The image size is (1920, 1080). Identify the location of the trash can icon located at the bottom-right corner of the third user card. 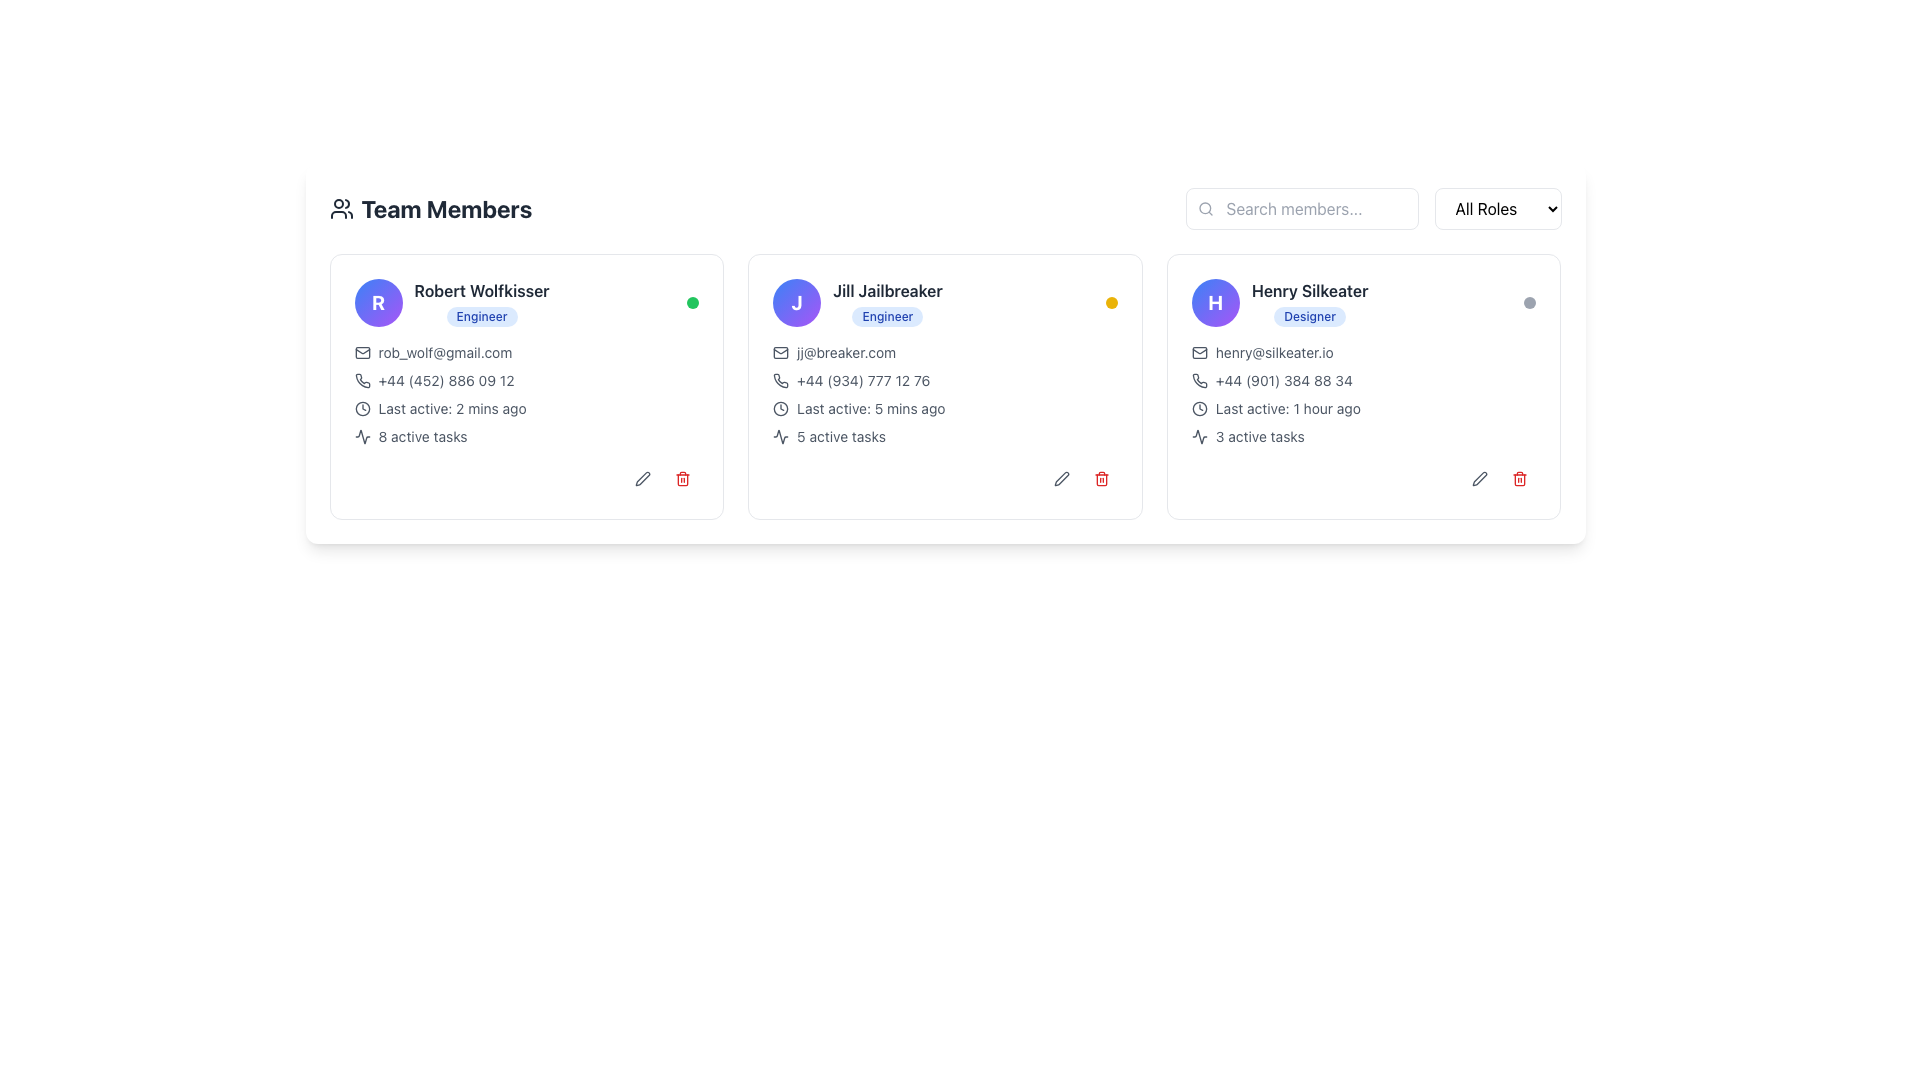
(1520, 478).